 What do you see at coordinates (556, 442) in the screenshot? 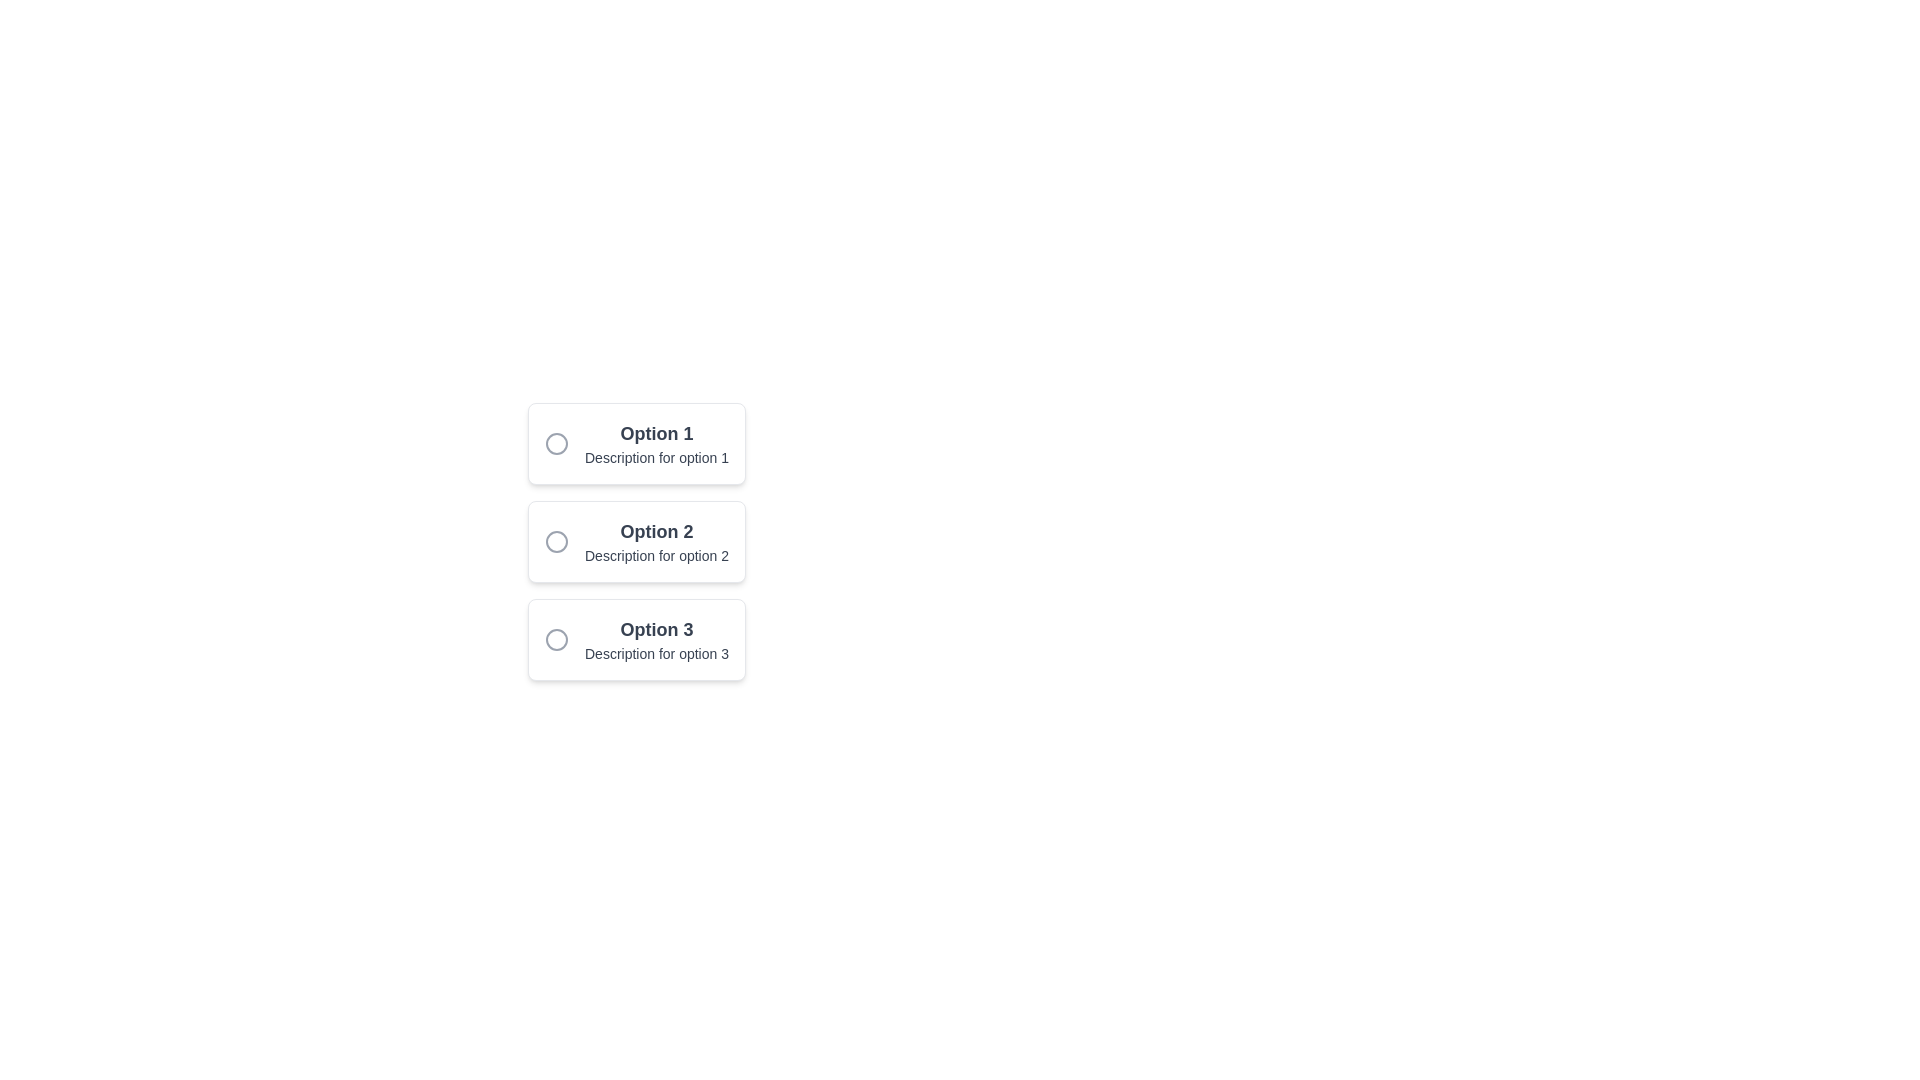
I see `the circle radio button for 'Option 1'` at bounding box center [556, 442].